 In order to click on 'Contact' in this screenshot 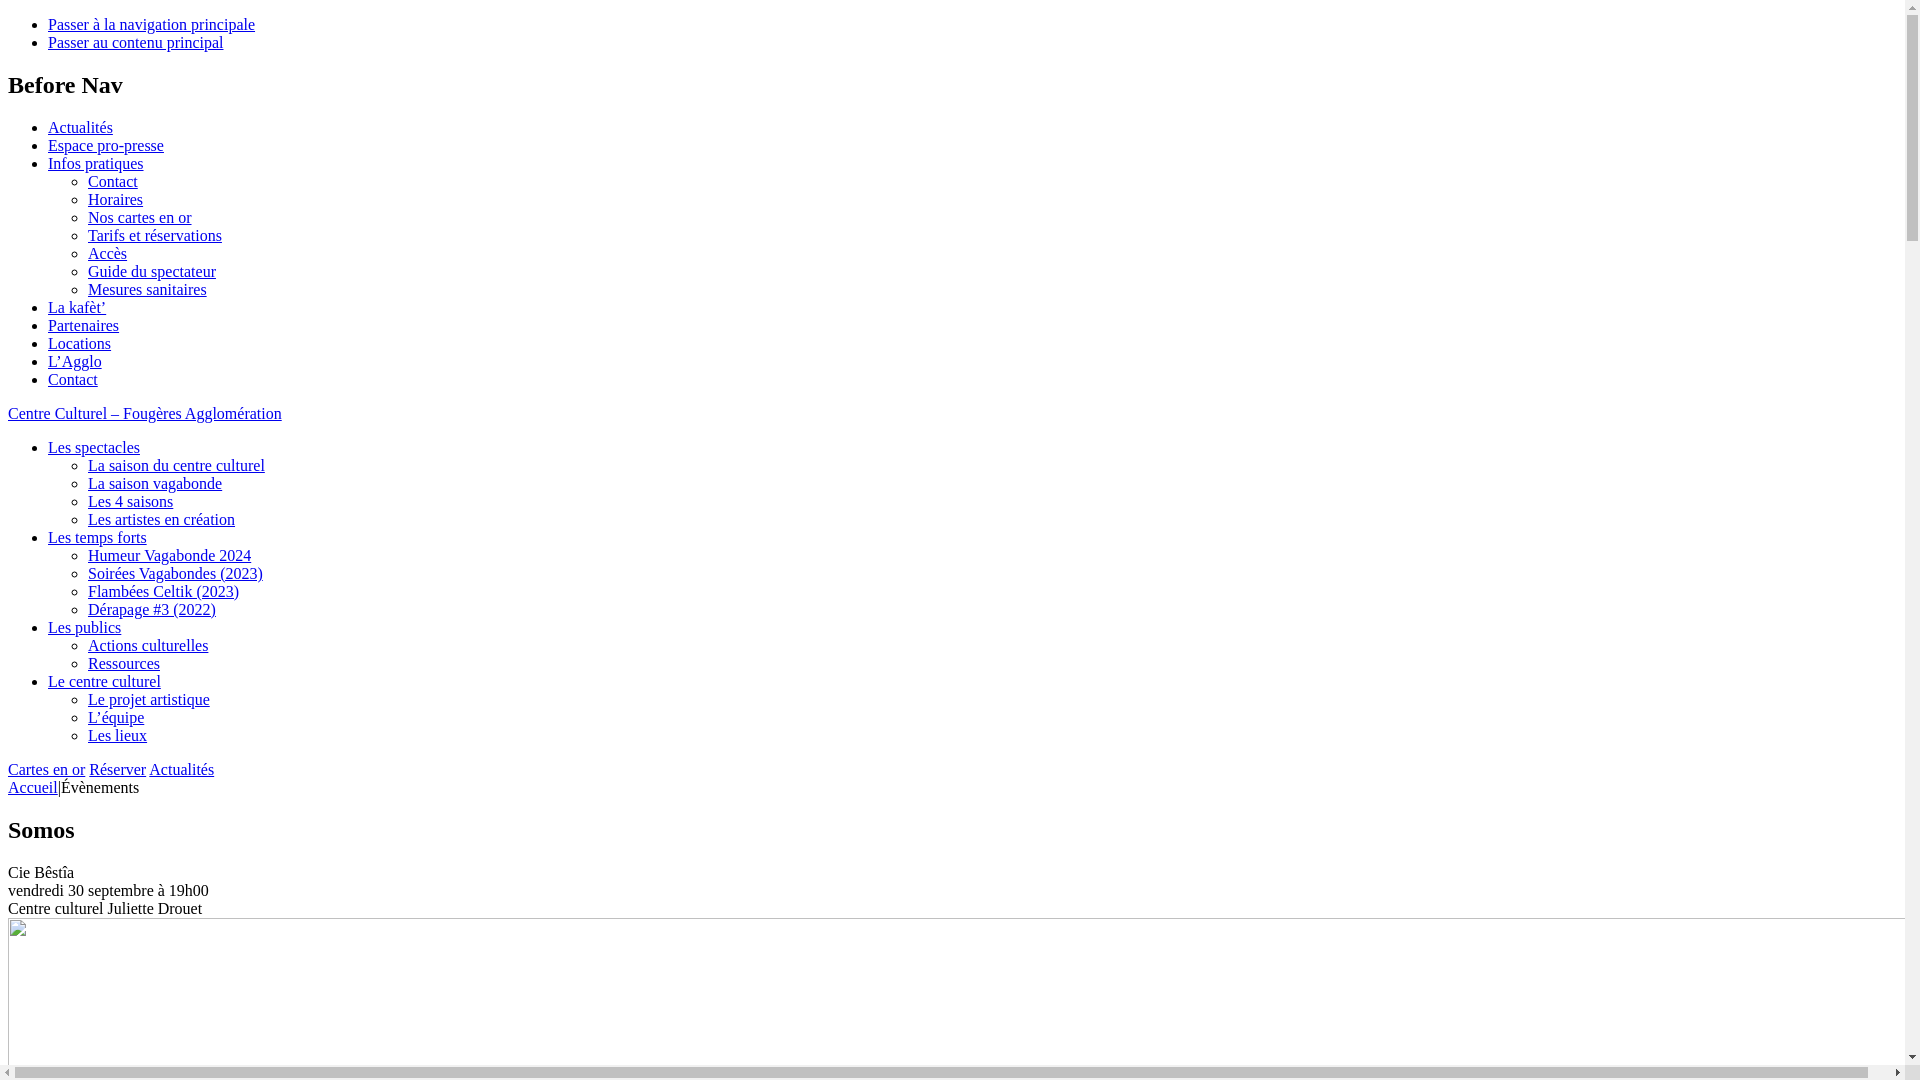, I will do `click(72, 379)`.